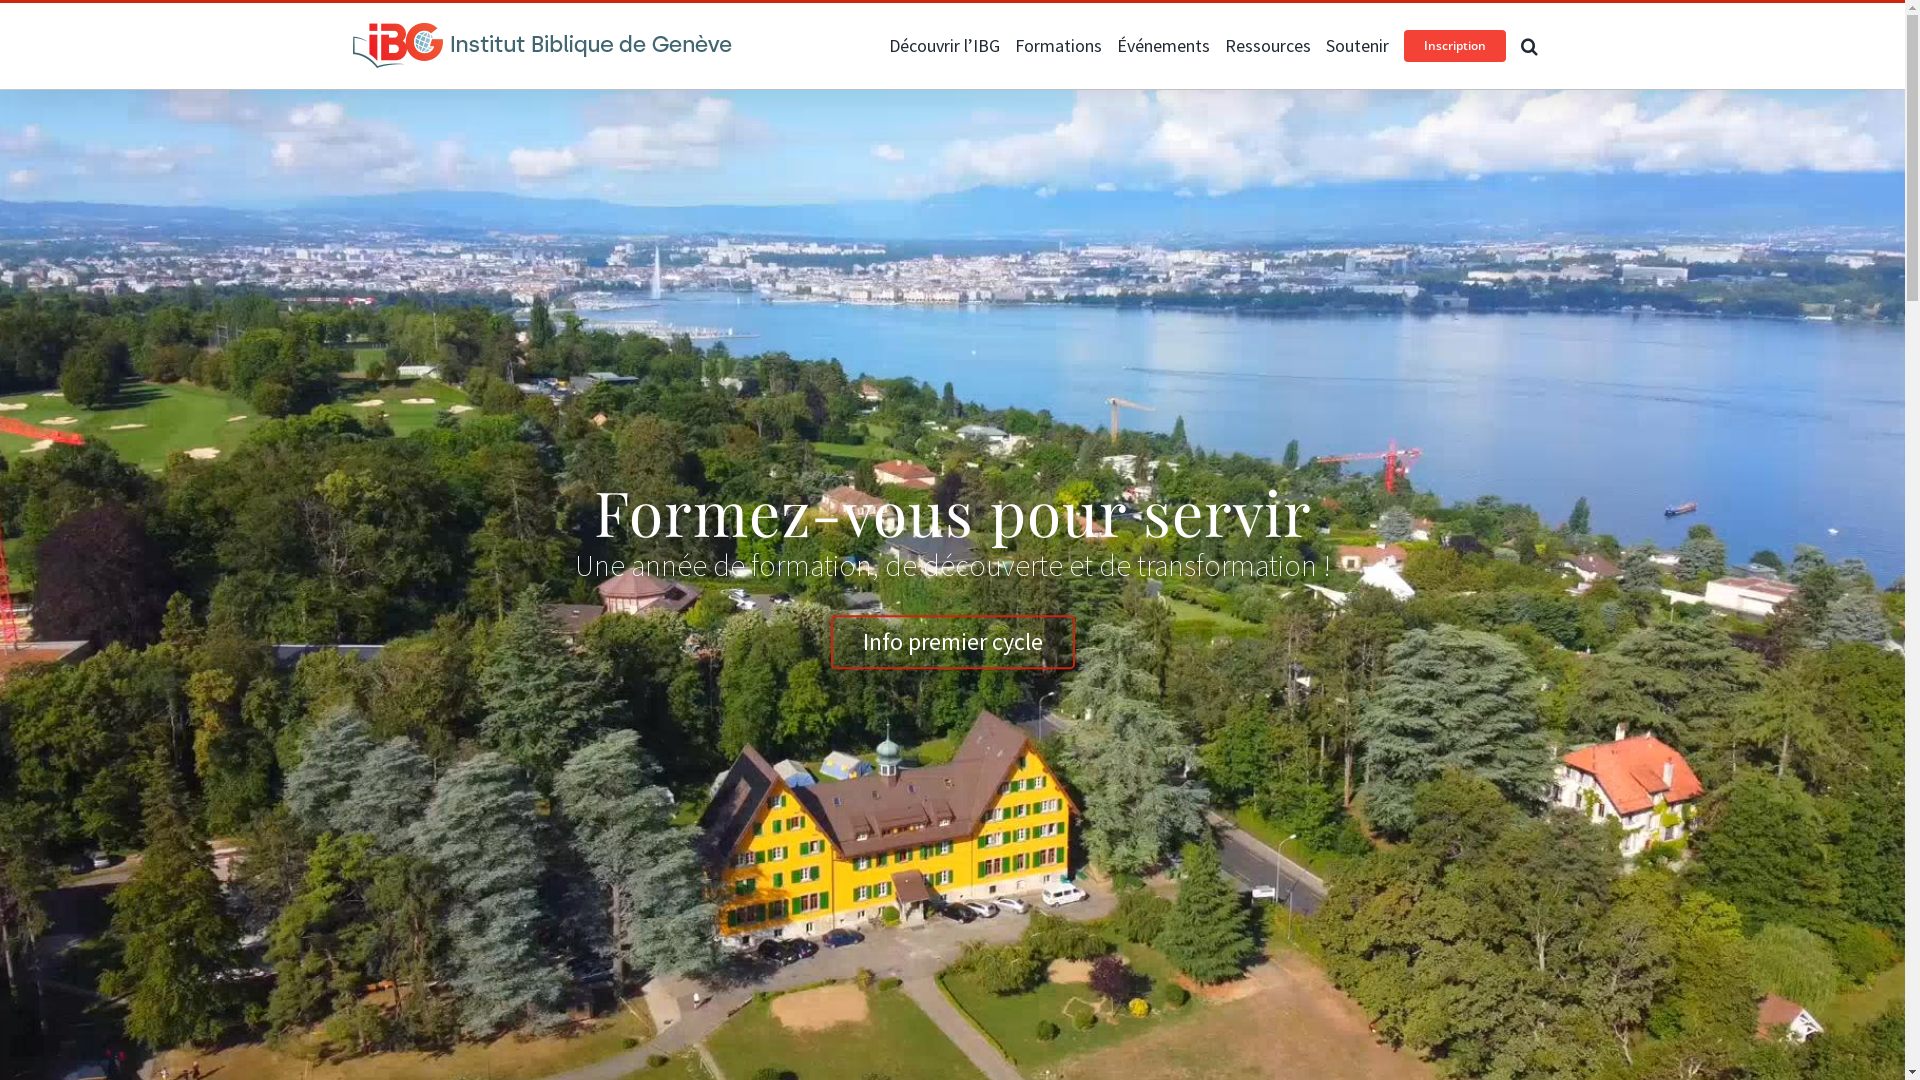 The image size is (1920, 1080). What do you see at coordinates (395, 22) in the screenshot?
I see `'Instagram'` at bounding box center [395, 22].